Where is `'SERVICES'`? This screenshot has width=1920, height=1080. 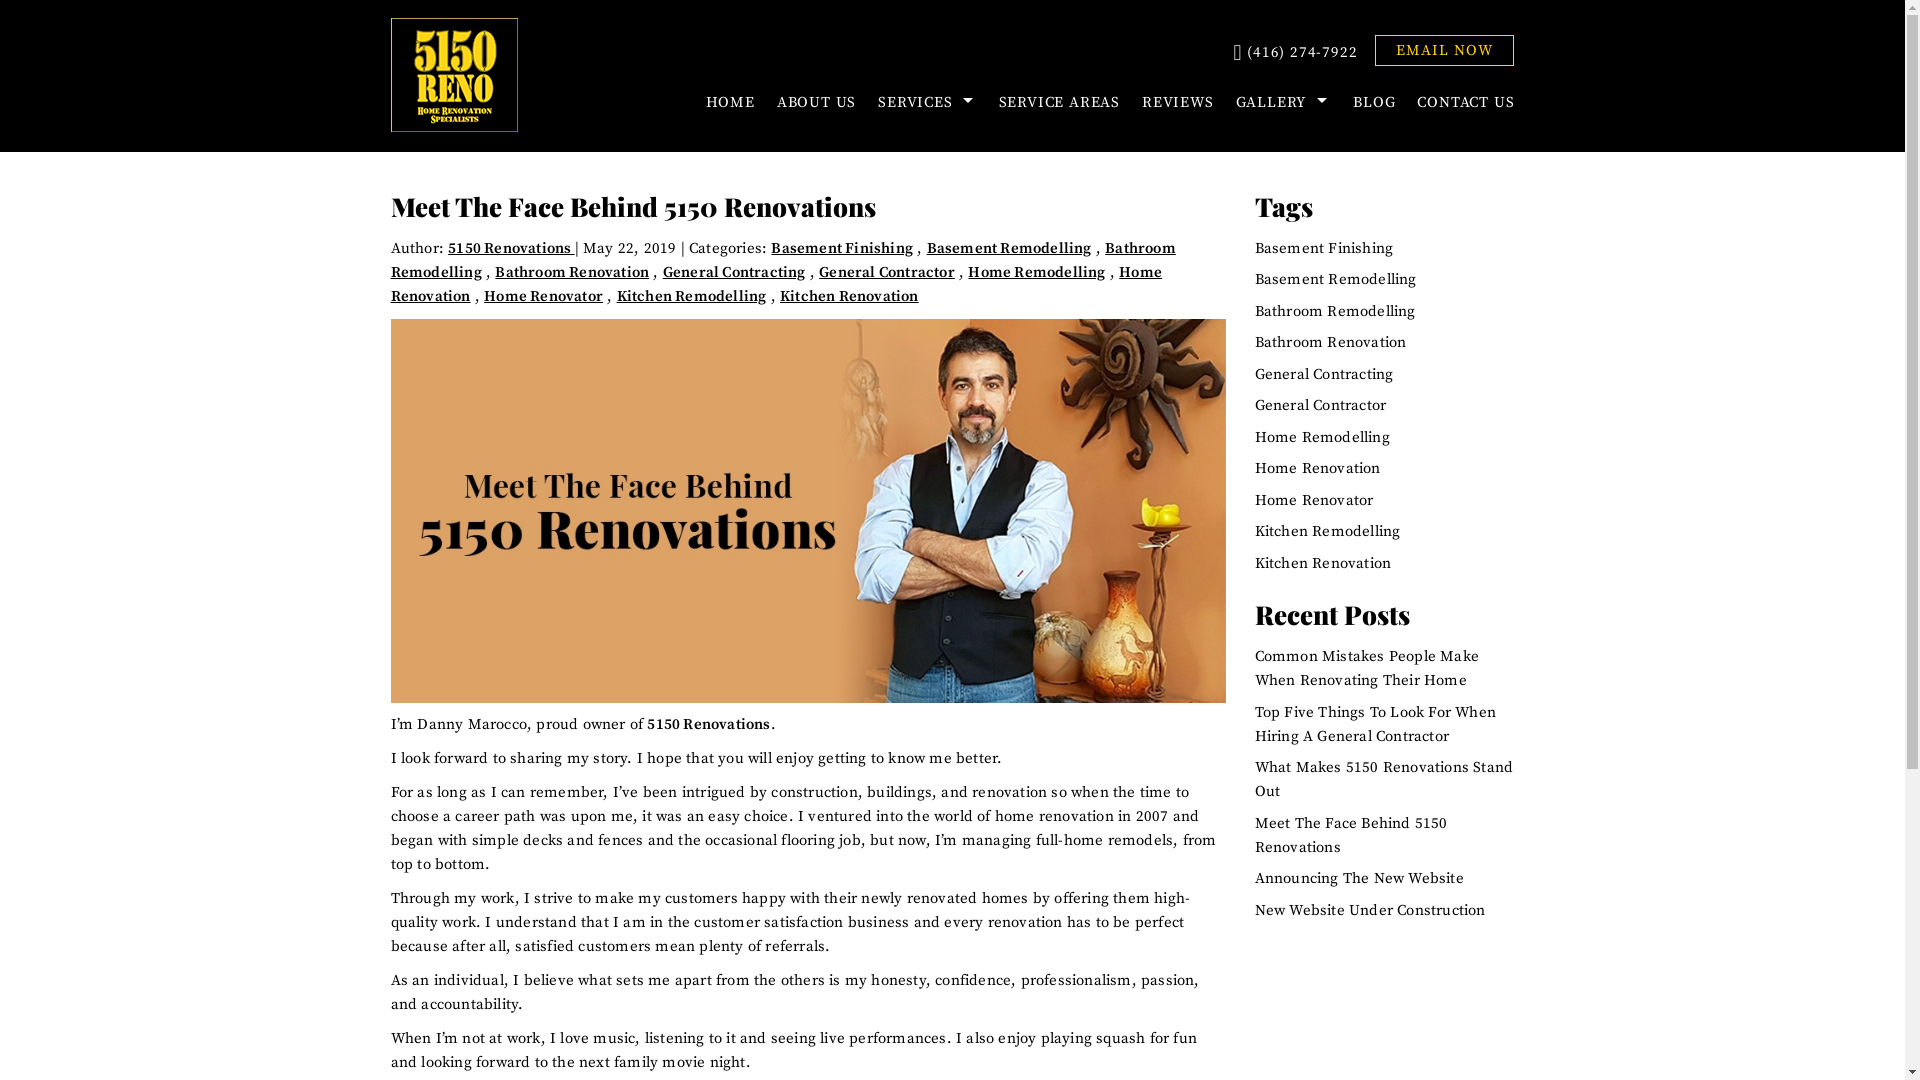 'SERVICES' is located at coordinates (867, 102).